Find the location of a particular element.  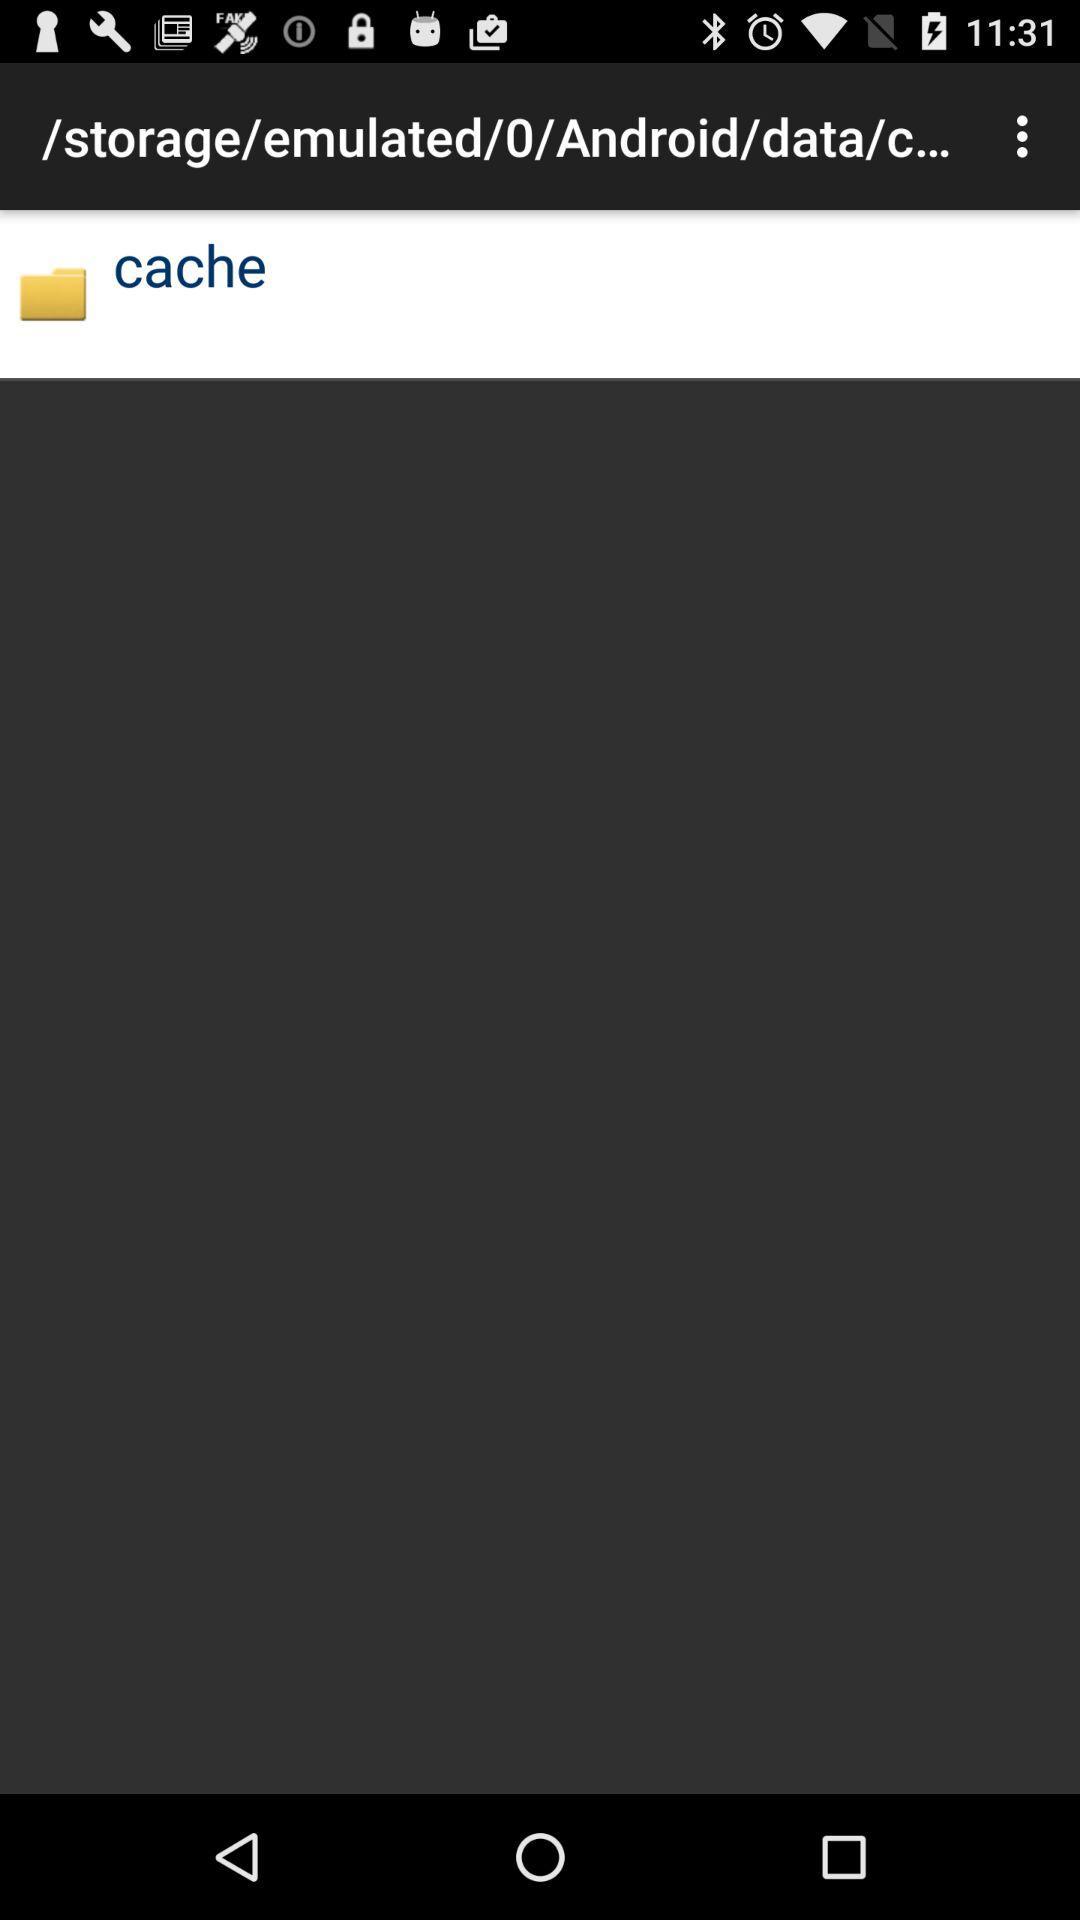

the app below storage emulated 0 item is located at coordinates (51, 292).